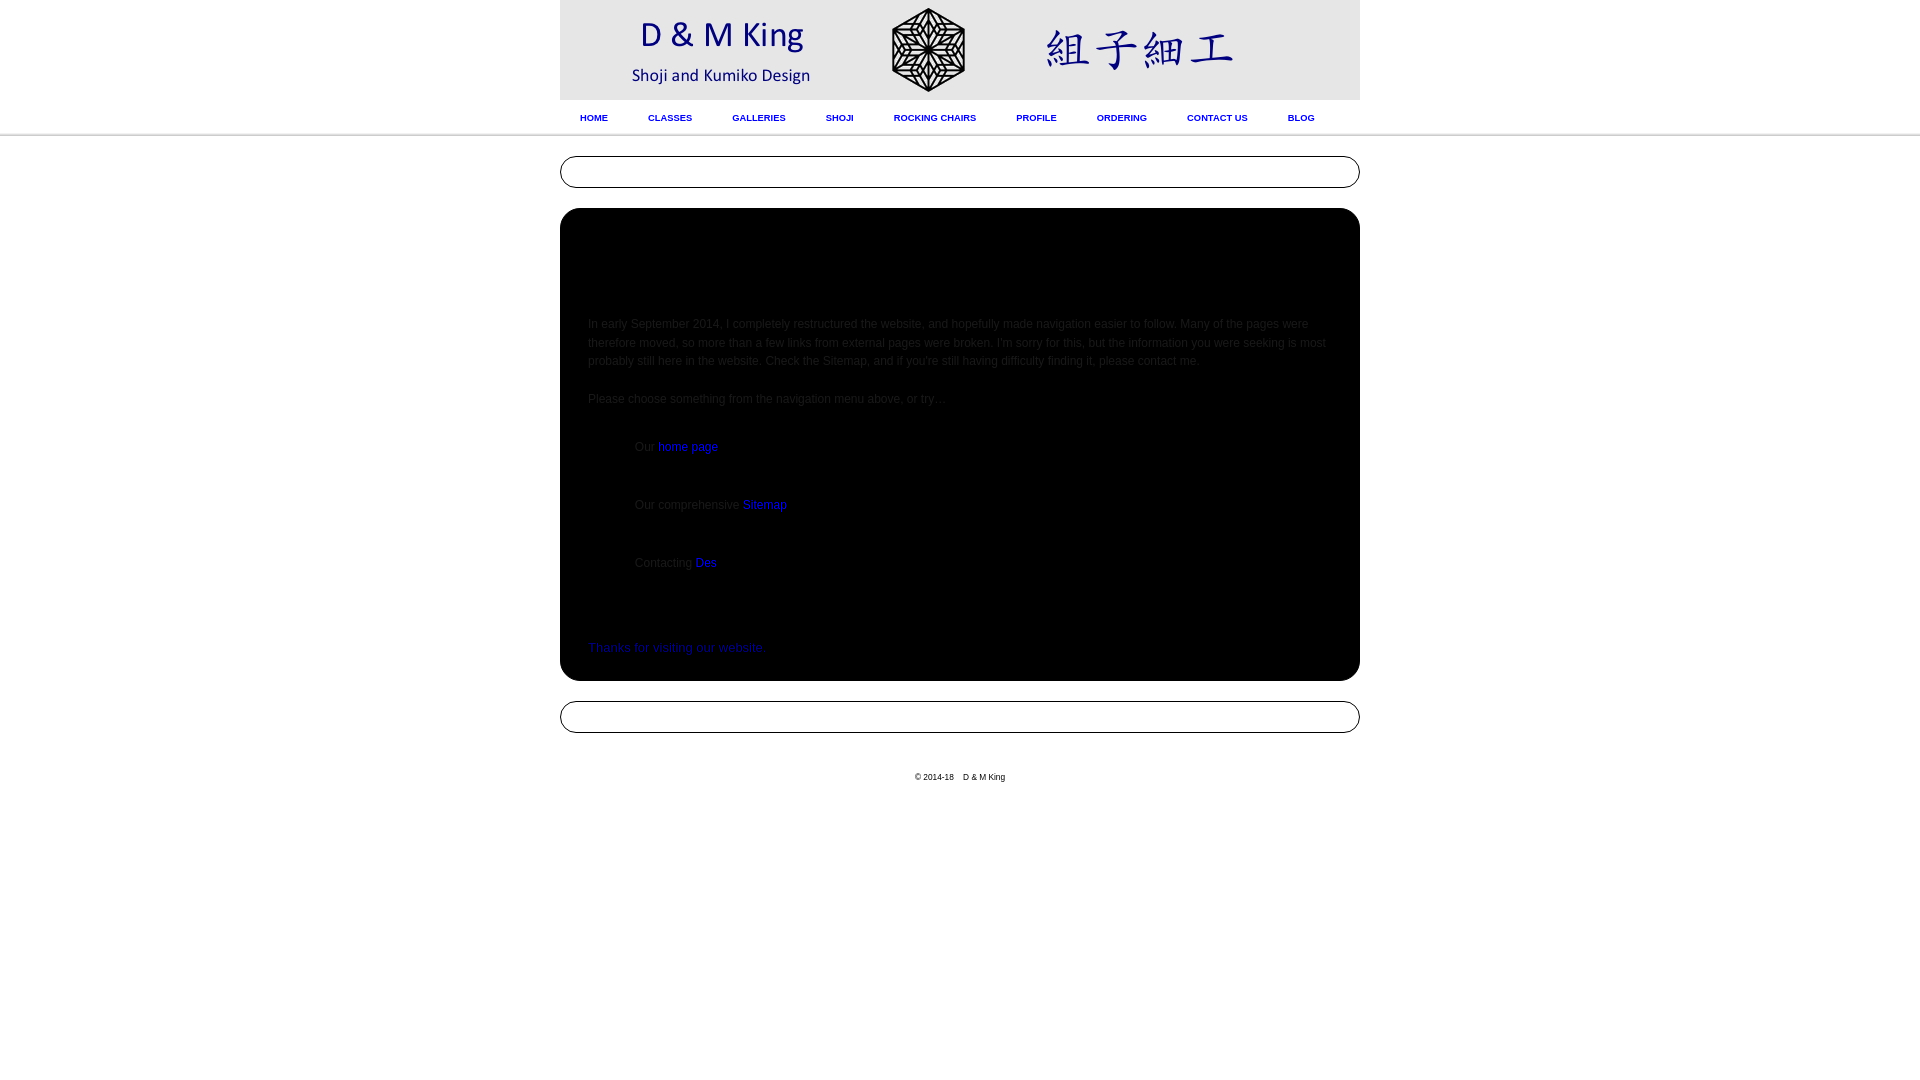  Describe the element at coordinates (687, 446) in the screenshot. I see `'home page'` at that location.